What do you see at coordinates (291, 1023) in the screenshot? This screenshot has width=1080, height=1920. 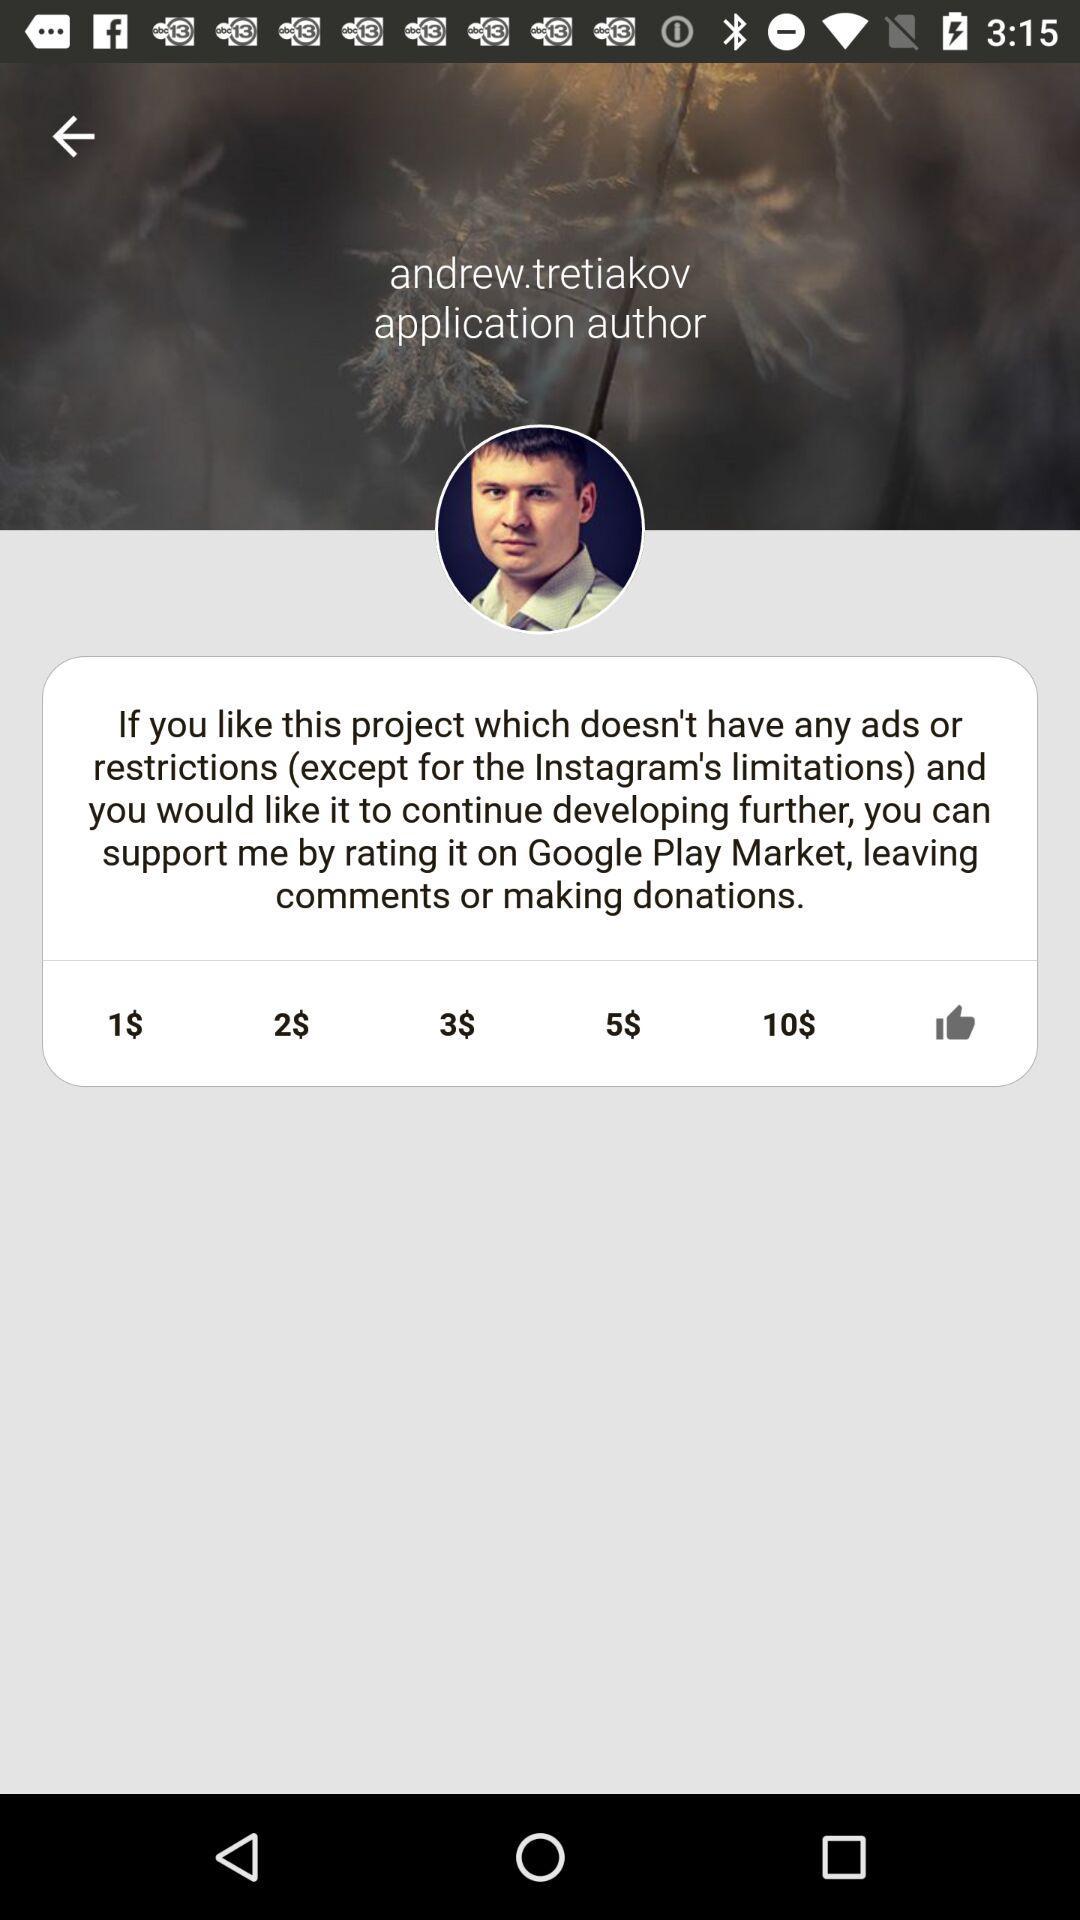 I see `icon next to 3$` at bounding box center [291, 1023].